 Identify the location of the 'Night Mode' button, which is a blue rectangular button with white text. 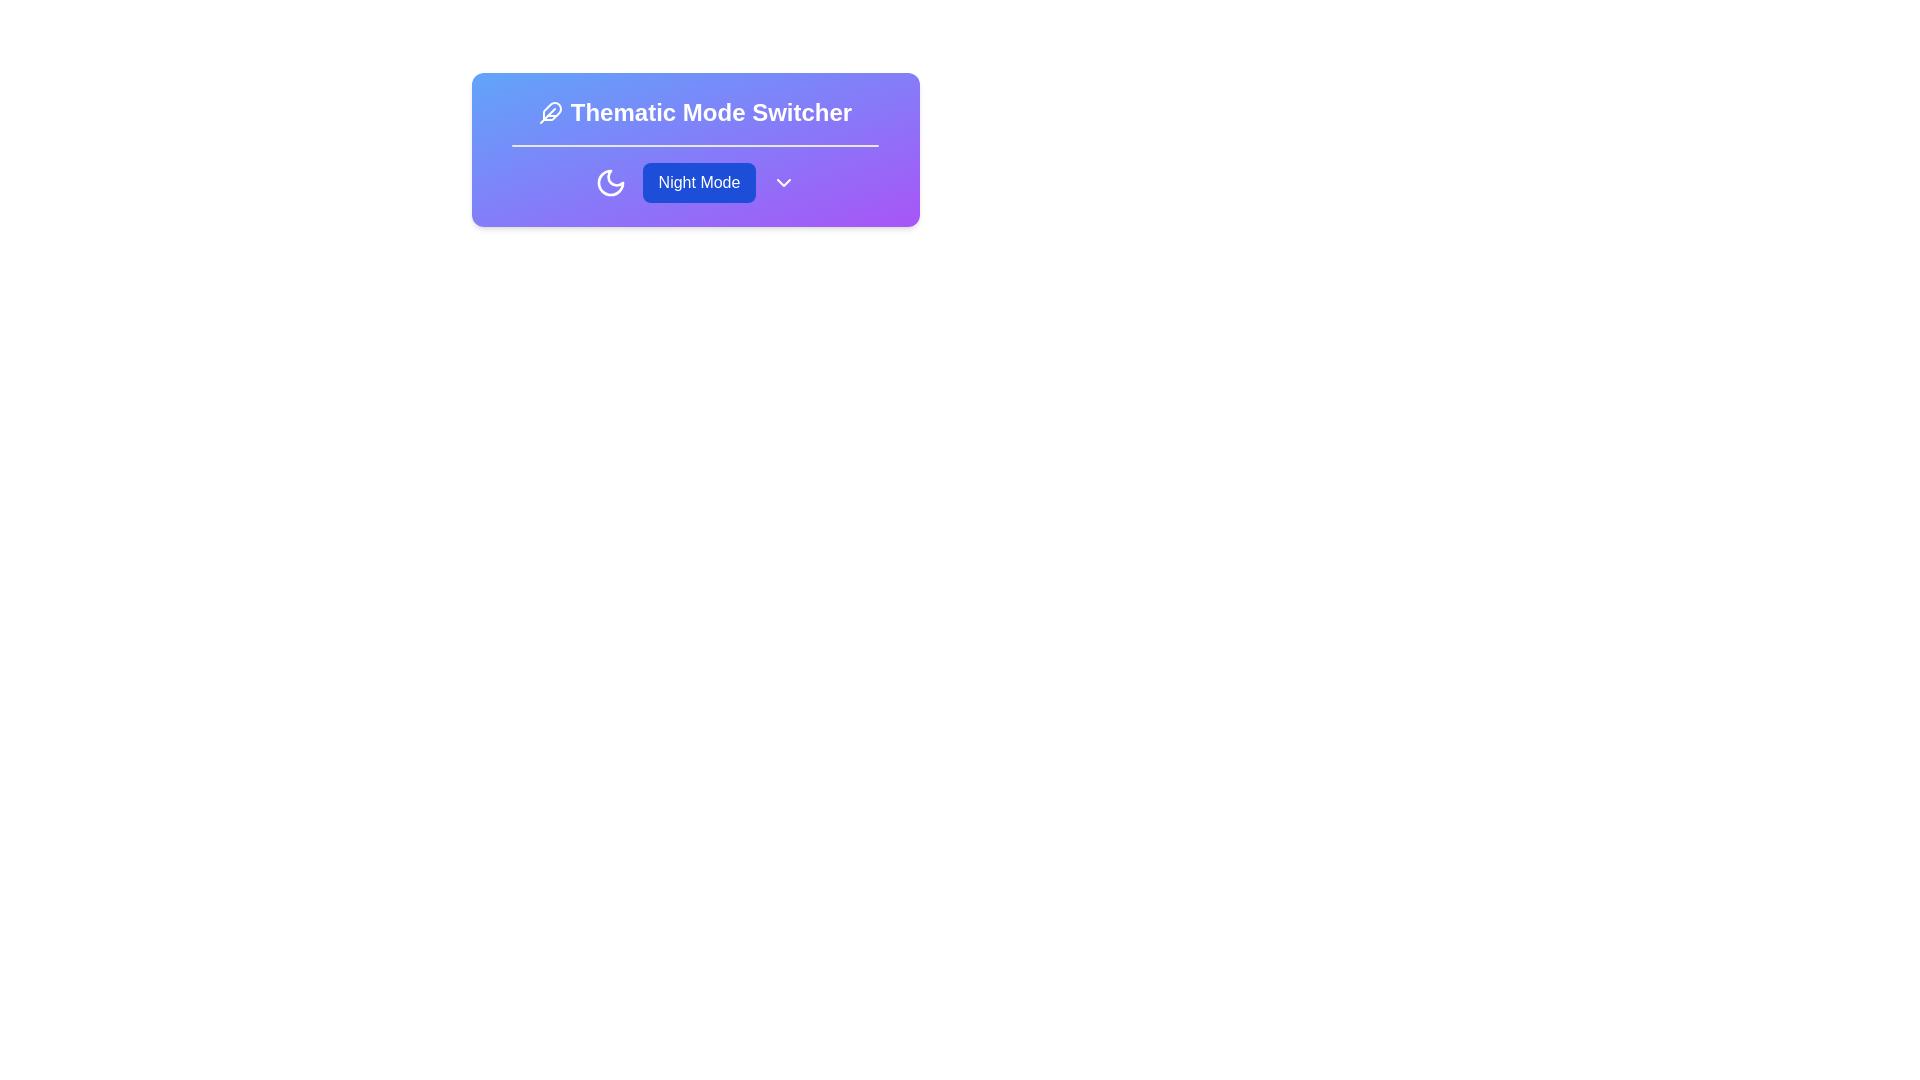
(699, 182).